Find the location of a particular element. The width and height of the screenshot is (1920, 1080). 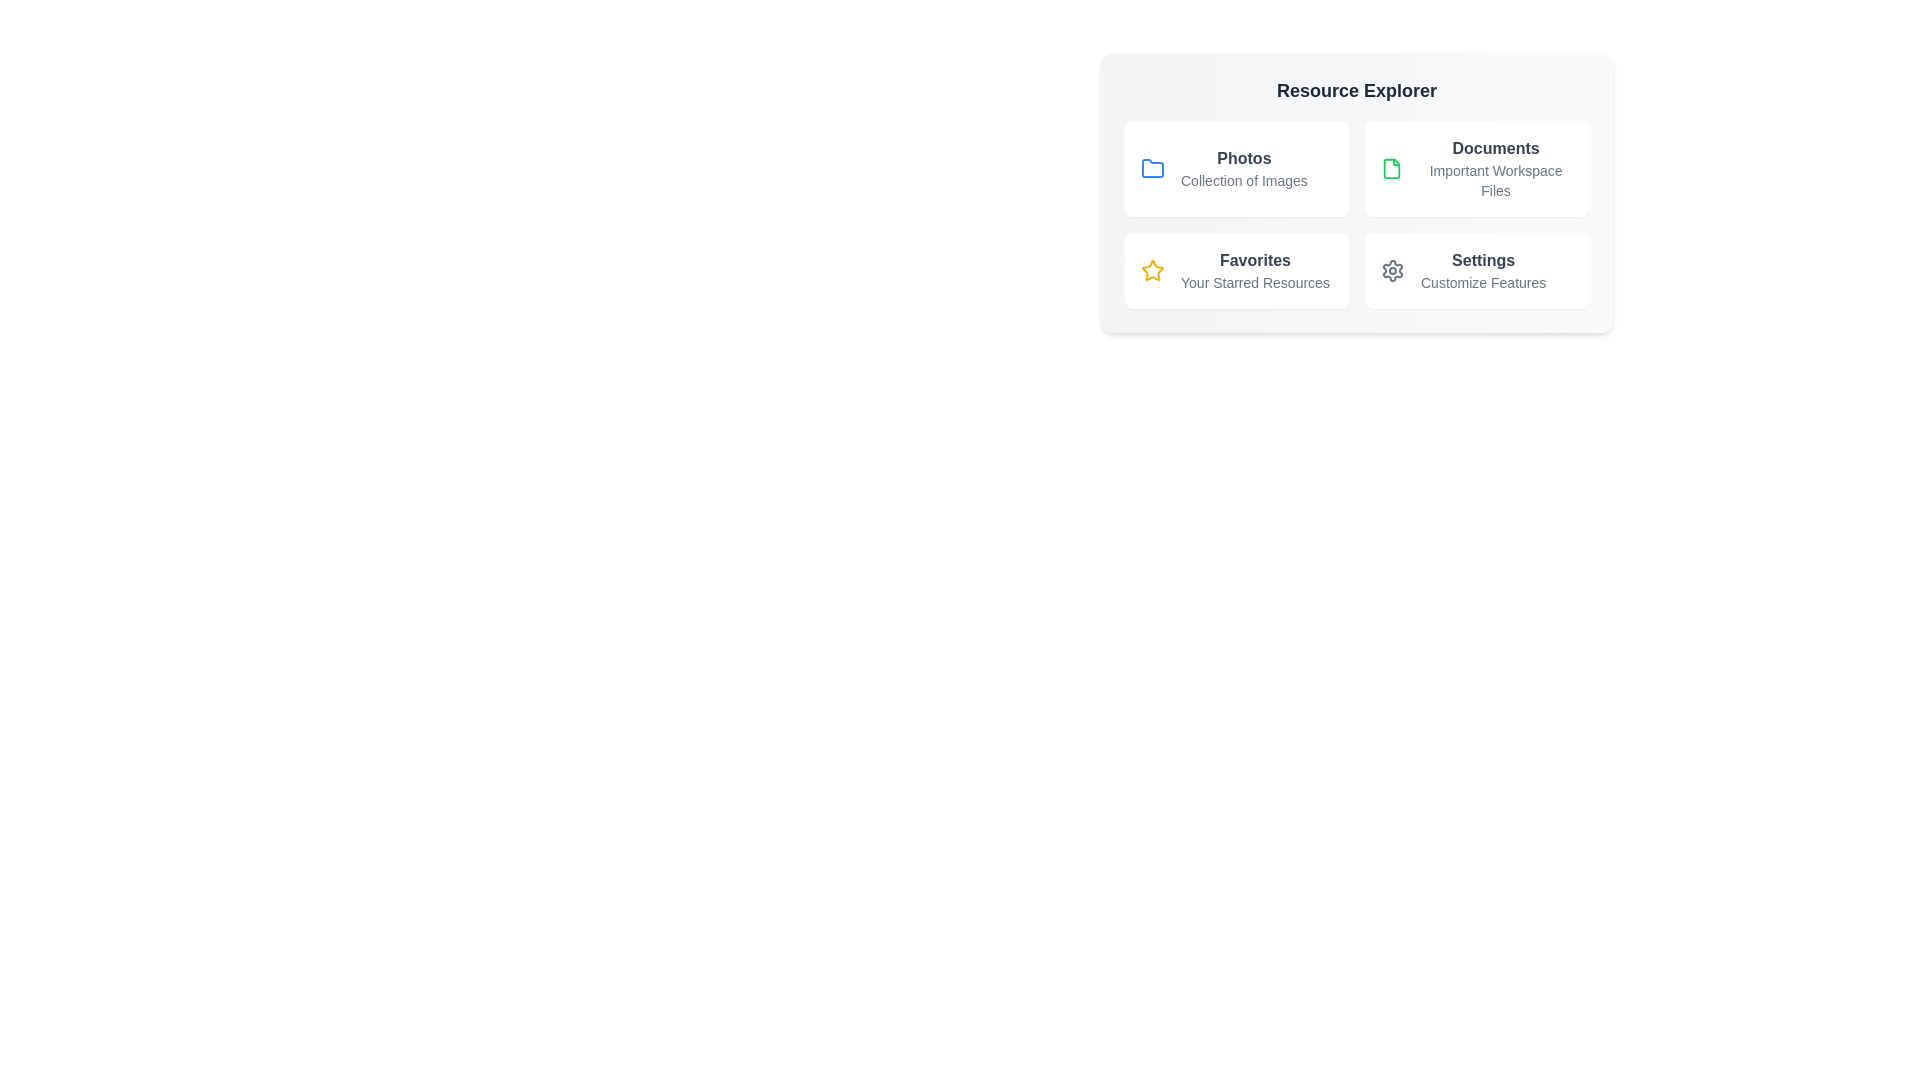

the Documents item to reveal additional details or effects is located at coordinates (1477, 168).